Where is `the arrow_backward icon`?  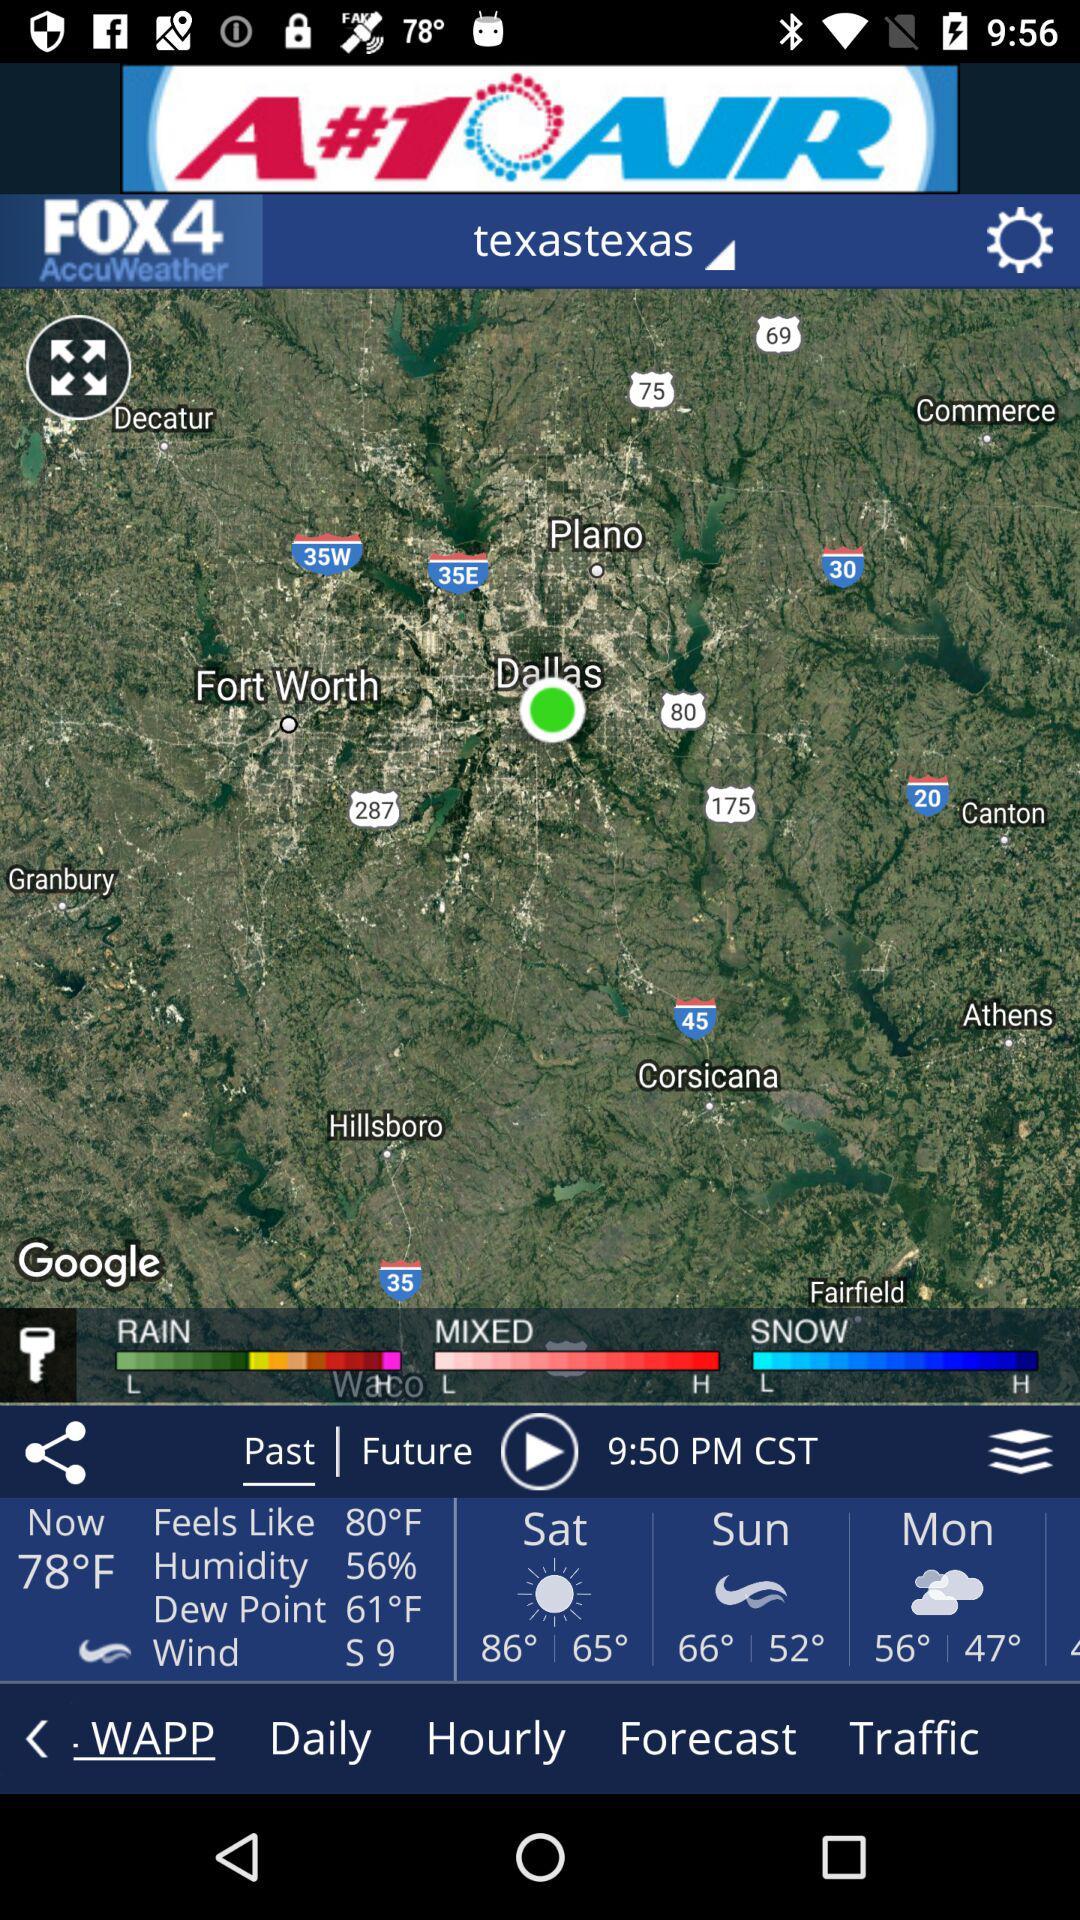 the arrow_backward icon is located at coordinates (36, 1737).